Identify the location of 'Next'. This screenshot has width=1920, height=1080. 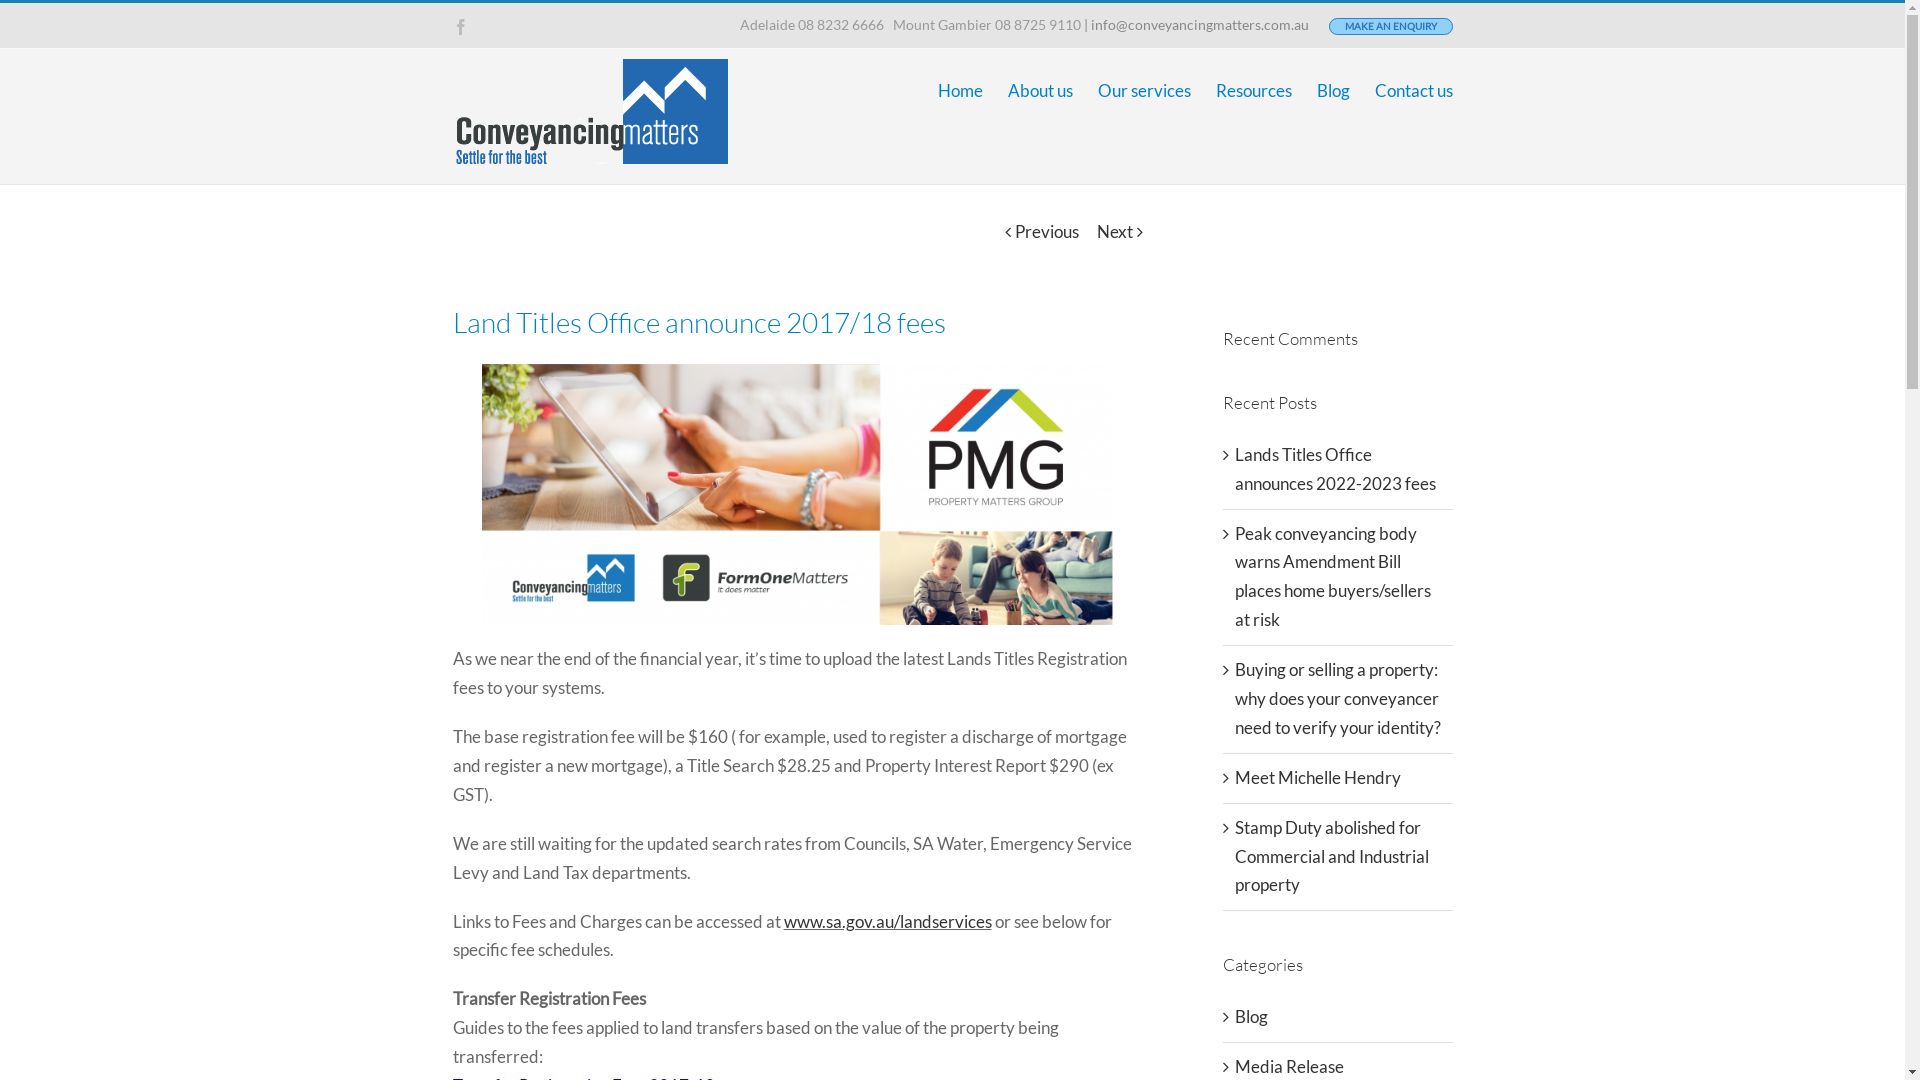
(1112, 230).